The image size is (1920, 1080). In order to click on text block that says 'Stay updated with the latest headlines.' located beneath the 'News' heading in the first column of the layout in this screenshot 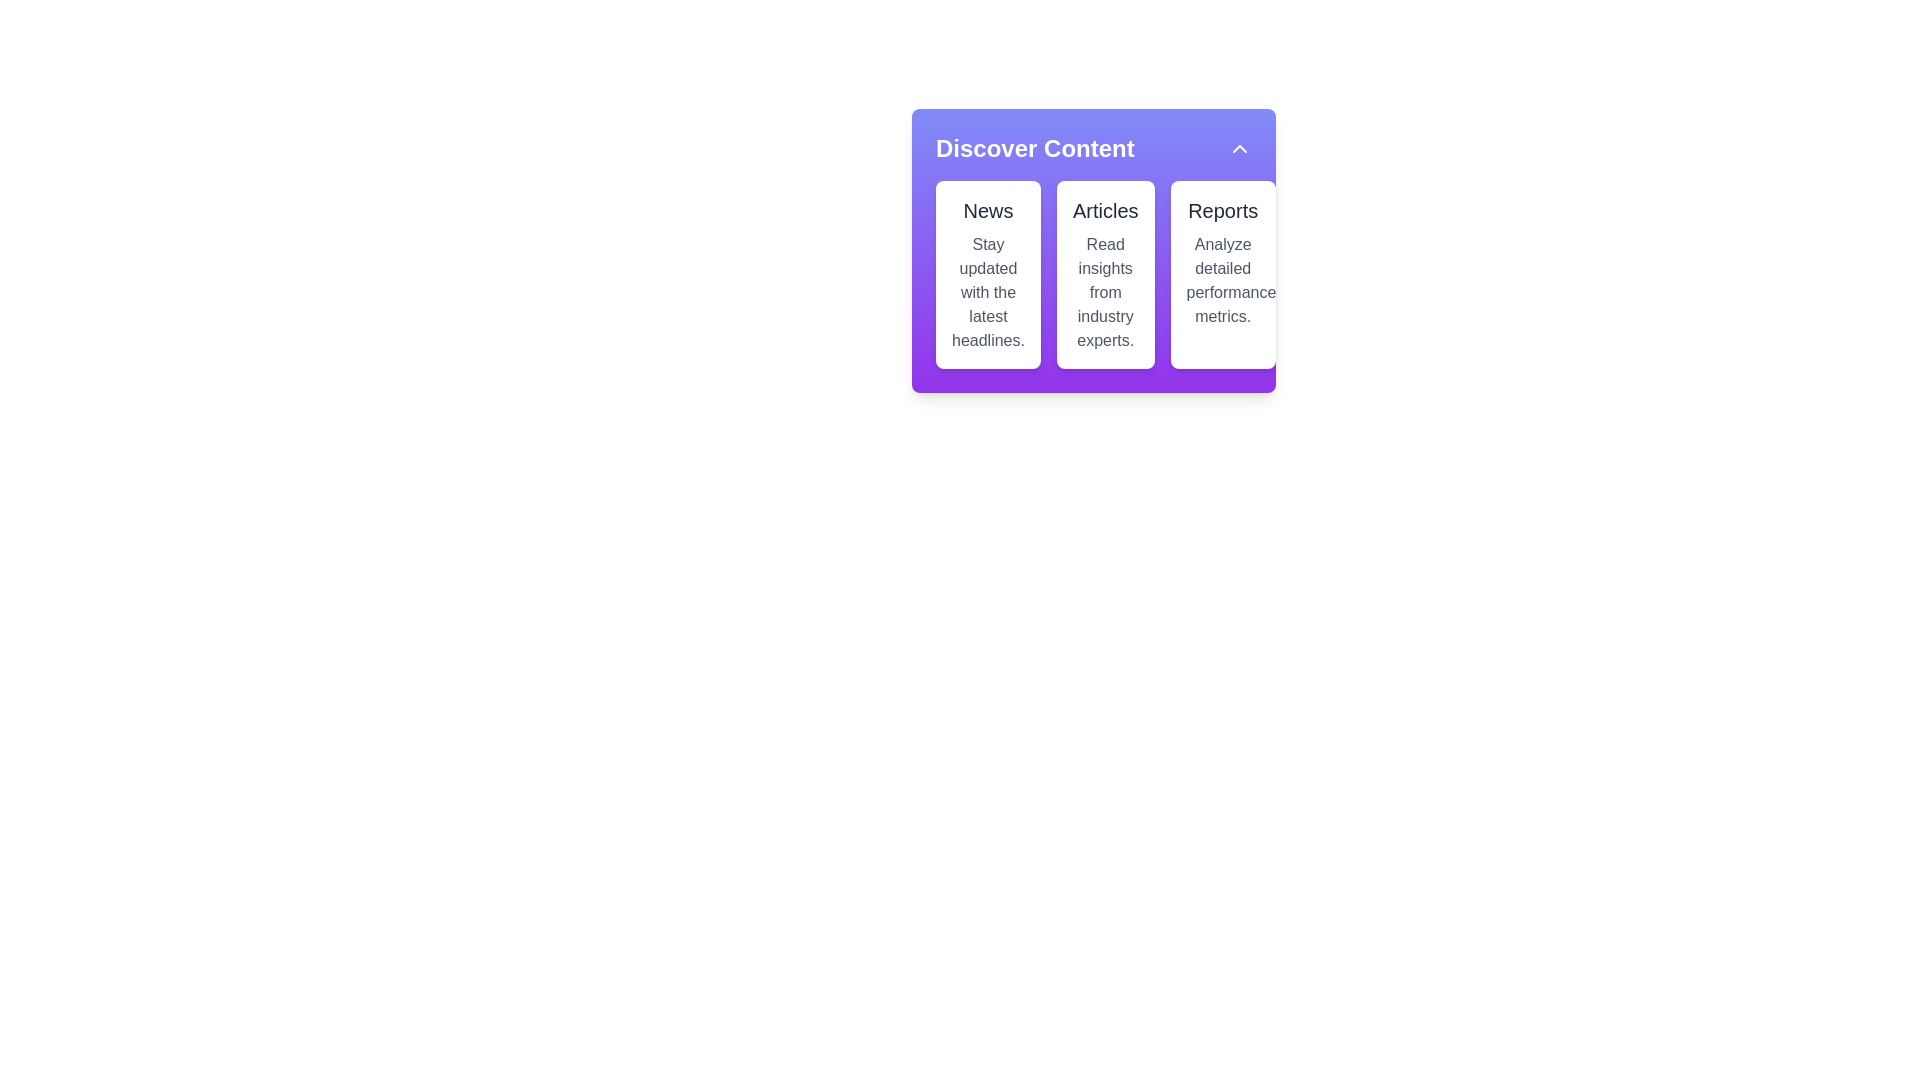, I will do `click(988, 293)`.